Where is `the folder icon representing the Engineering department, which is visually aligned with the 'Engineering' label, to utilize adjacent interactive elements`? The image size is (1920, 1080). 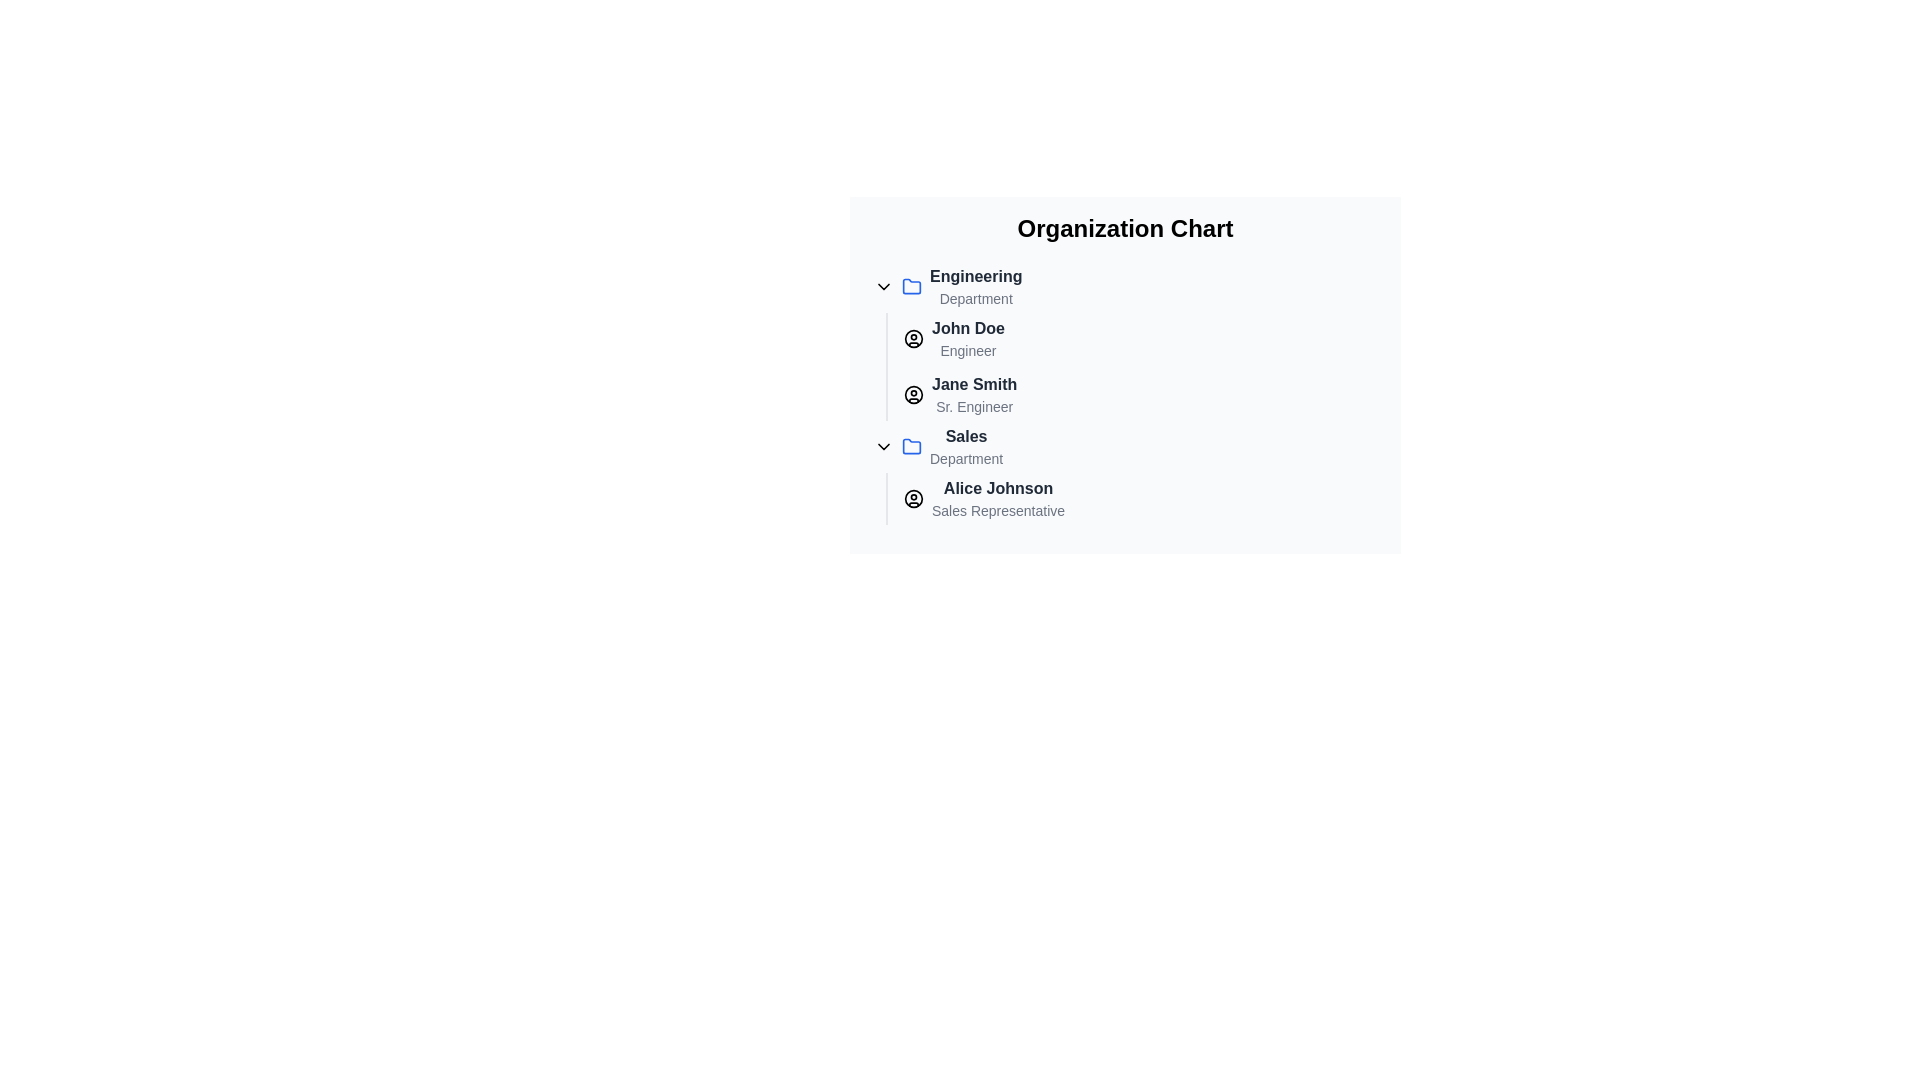
the folder icon representing the Engineering department, which is visually aligned with the 'Engineering' label, to utilize adjacent interactive elements is located at coordinates (911, 286).